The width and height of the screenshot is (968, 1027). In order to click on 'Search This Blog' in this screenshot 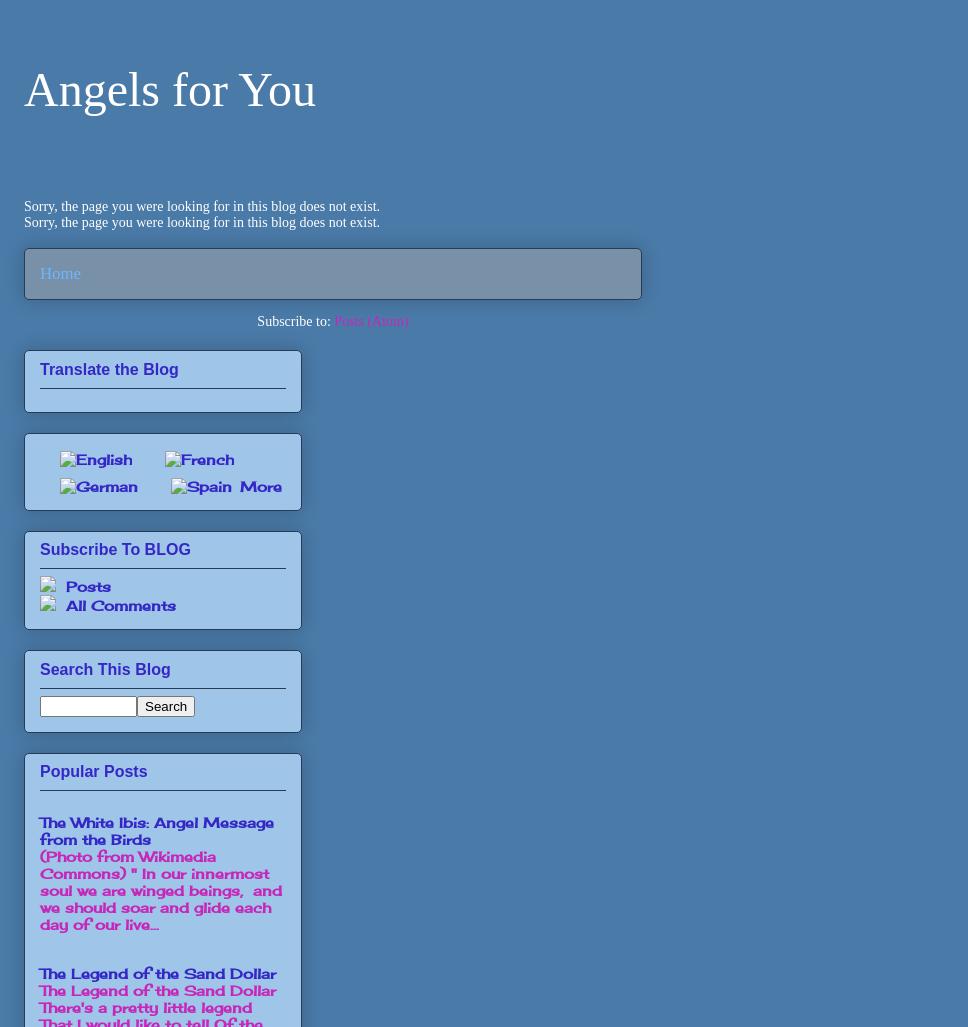, I will do `click(105, 667)`.